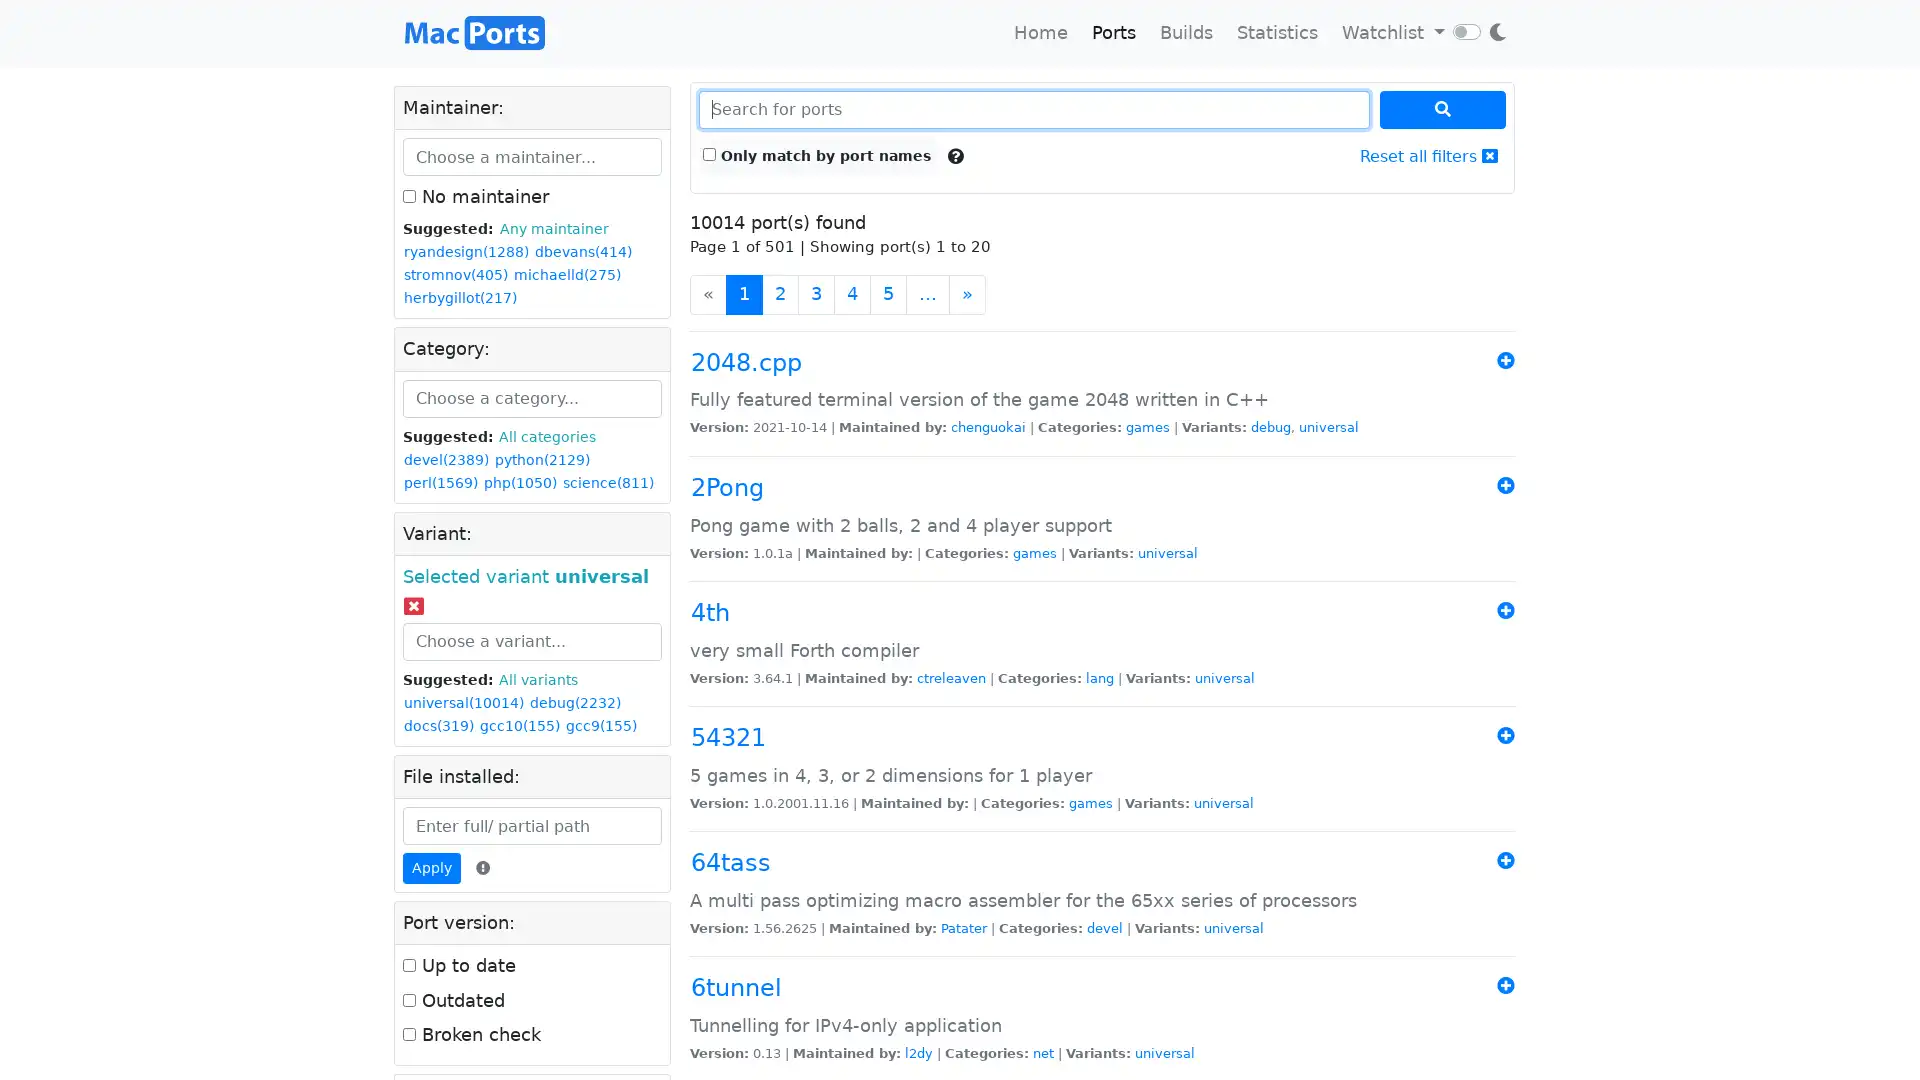 The image size is (1920, 1080). Describe the element at coordinates (600, 725) in the screenshot. I see `gcc9(155)` at that location.